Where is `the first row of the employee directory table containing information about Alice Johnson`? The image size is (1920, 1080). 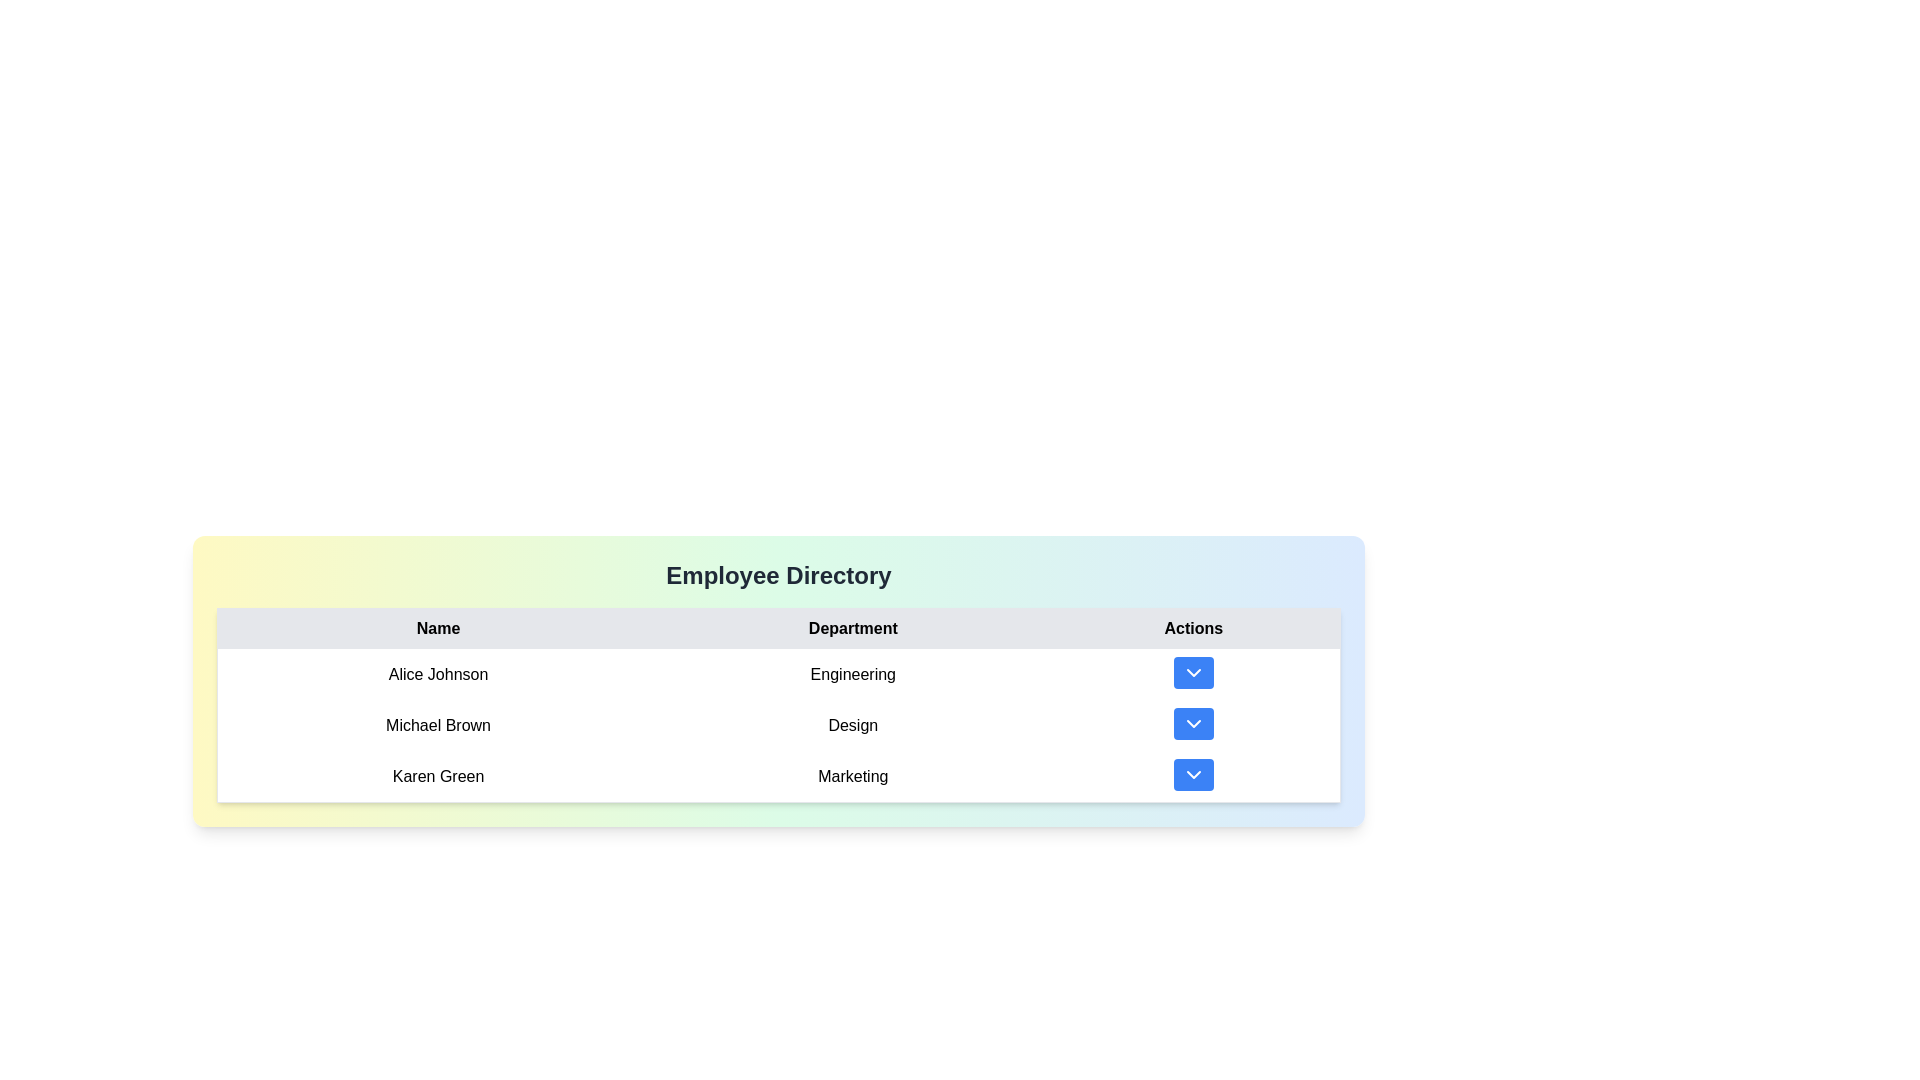
the first row of the employee directory table containing information about Alice Johnson is located at coordinates (777, 674).